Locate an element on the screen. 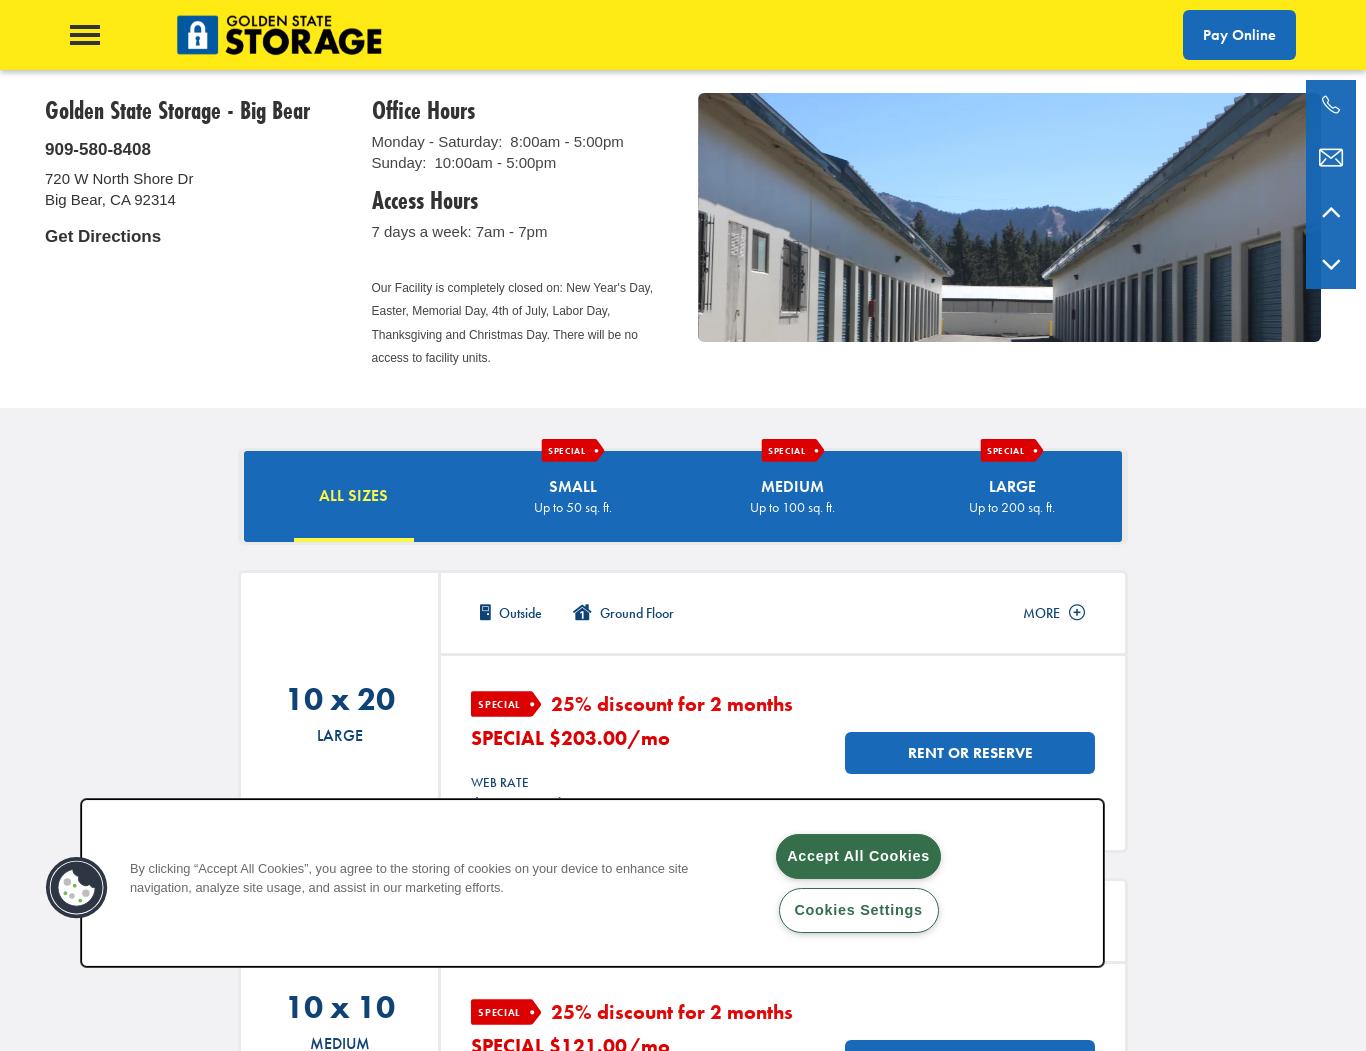 This screenshot has width=1366, height=1051. 'CA' is located at coordinates (120, 198).